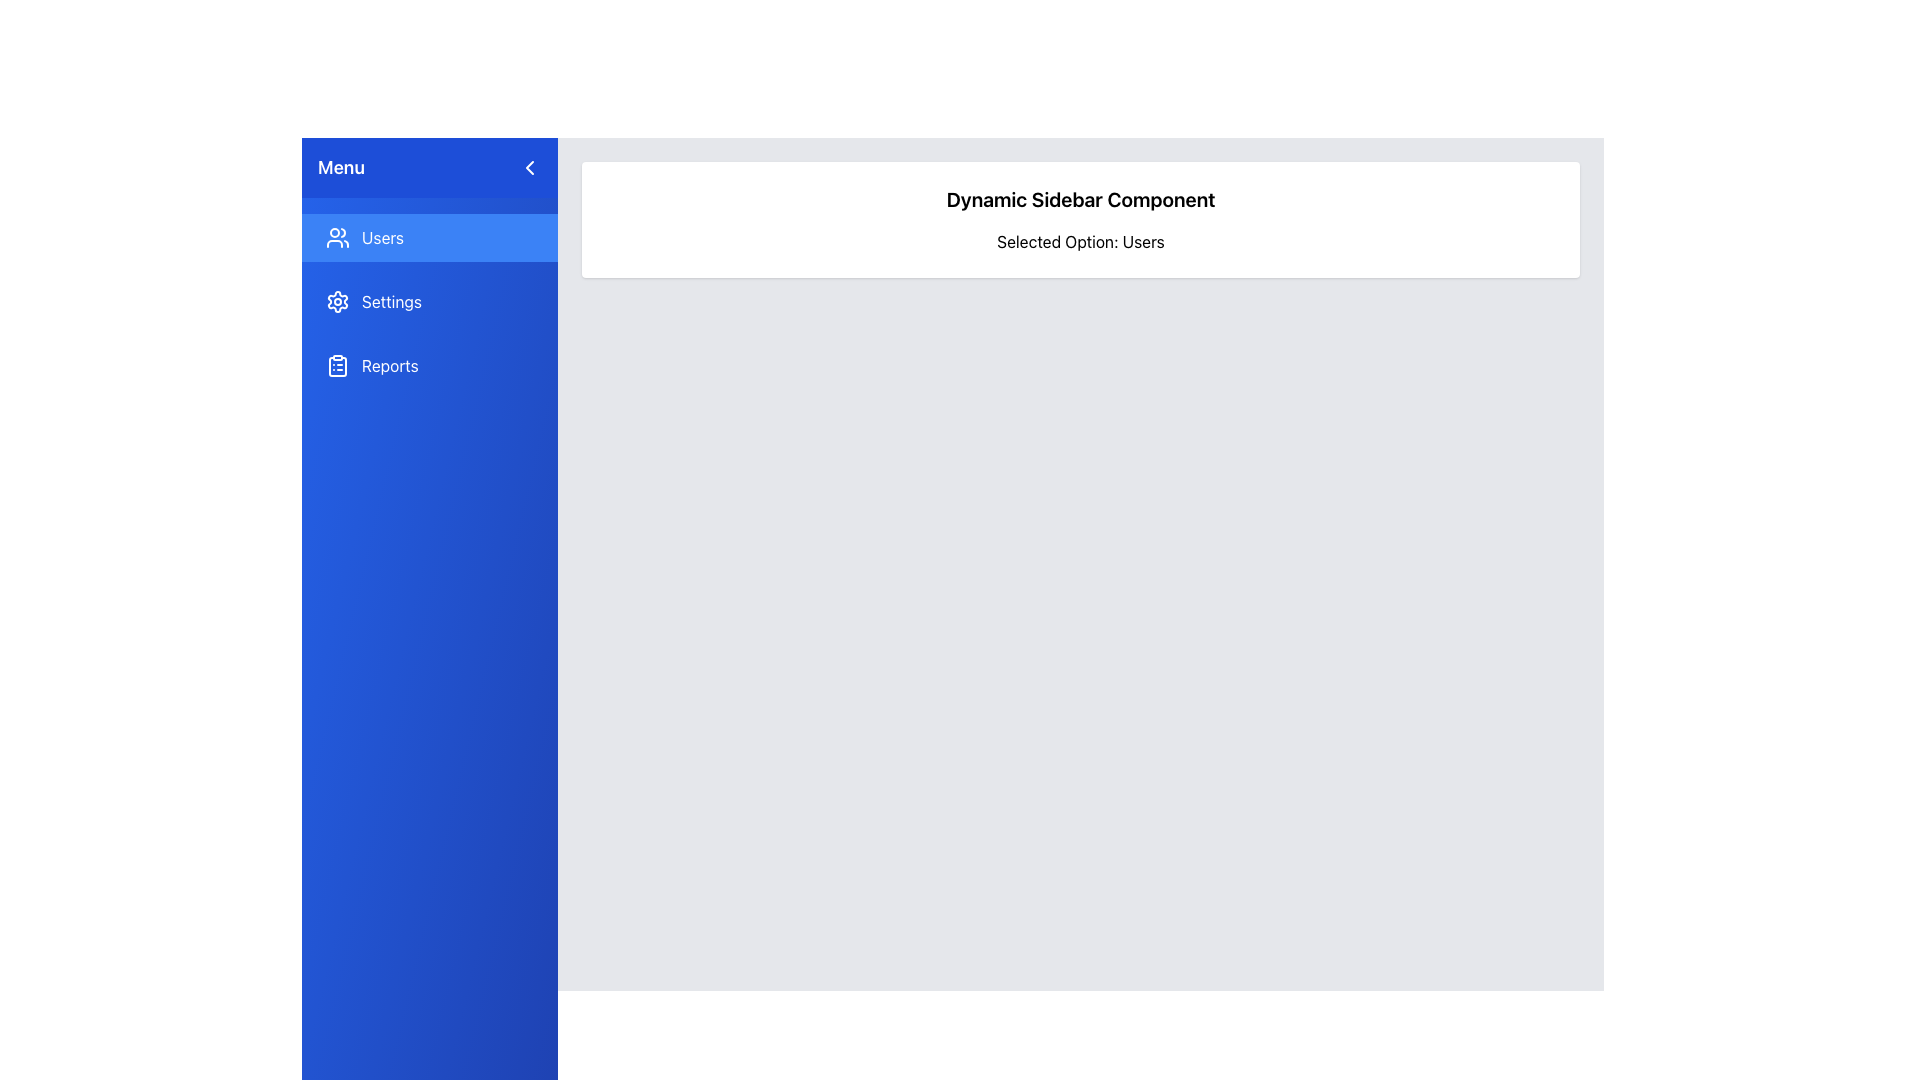  What do you see at coordinates (337, 366) in the screenshot?
I see `the clipboard icon located in the sidebar menu next to the 'Reports' menu item` at bounding box center [337, 366].